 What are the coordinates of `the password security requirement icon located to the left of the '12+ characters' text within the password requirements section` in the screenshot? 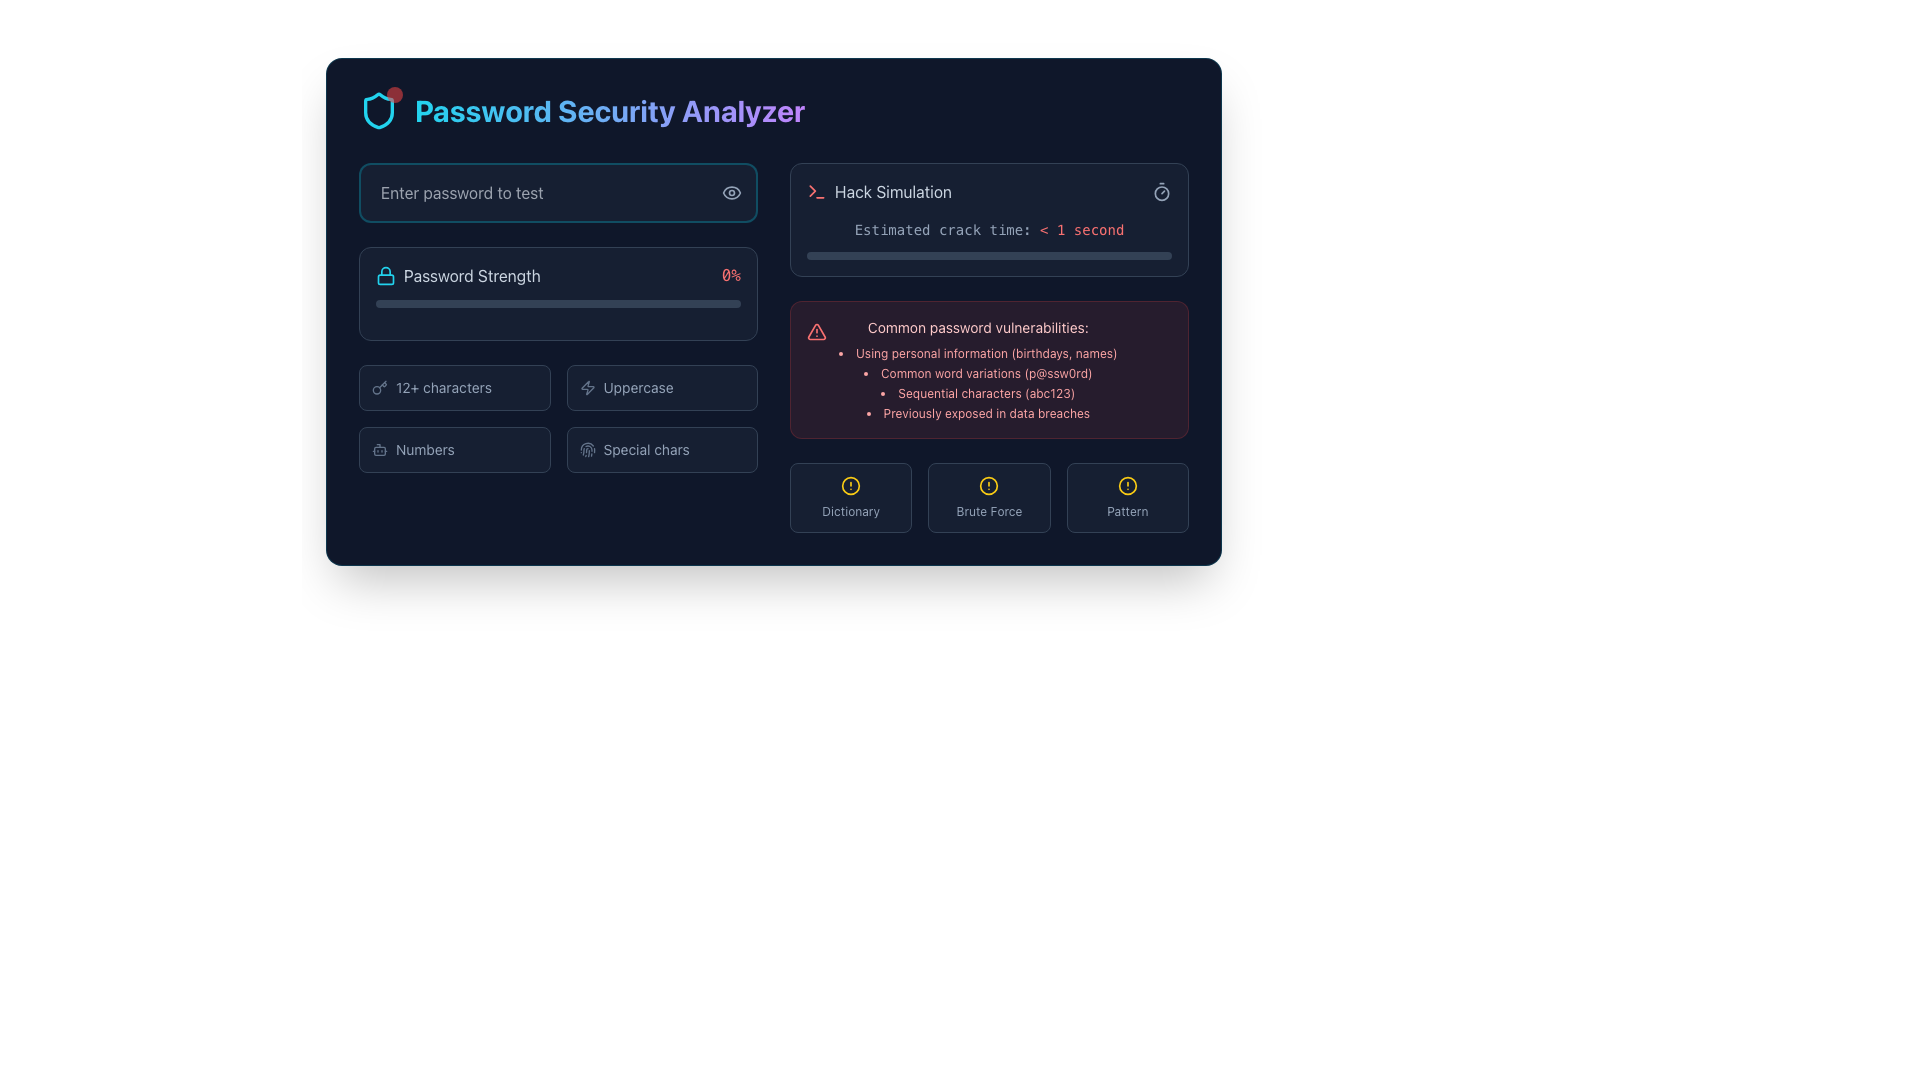 It's located at (379, 388).